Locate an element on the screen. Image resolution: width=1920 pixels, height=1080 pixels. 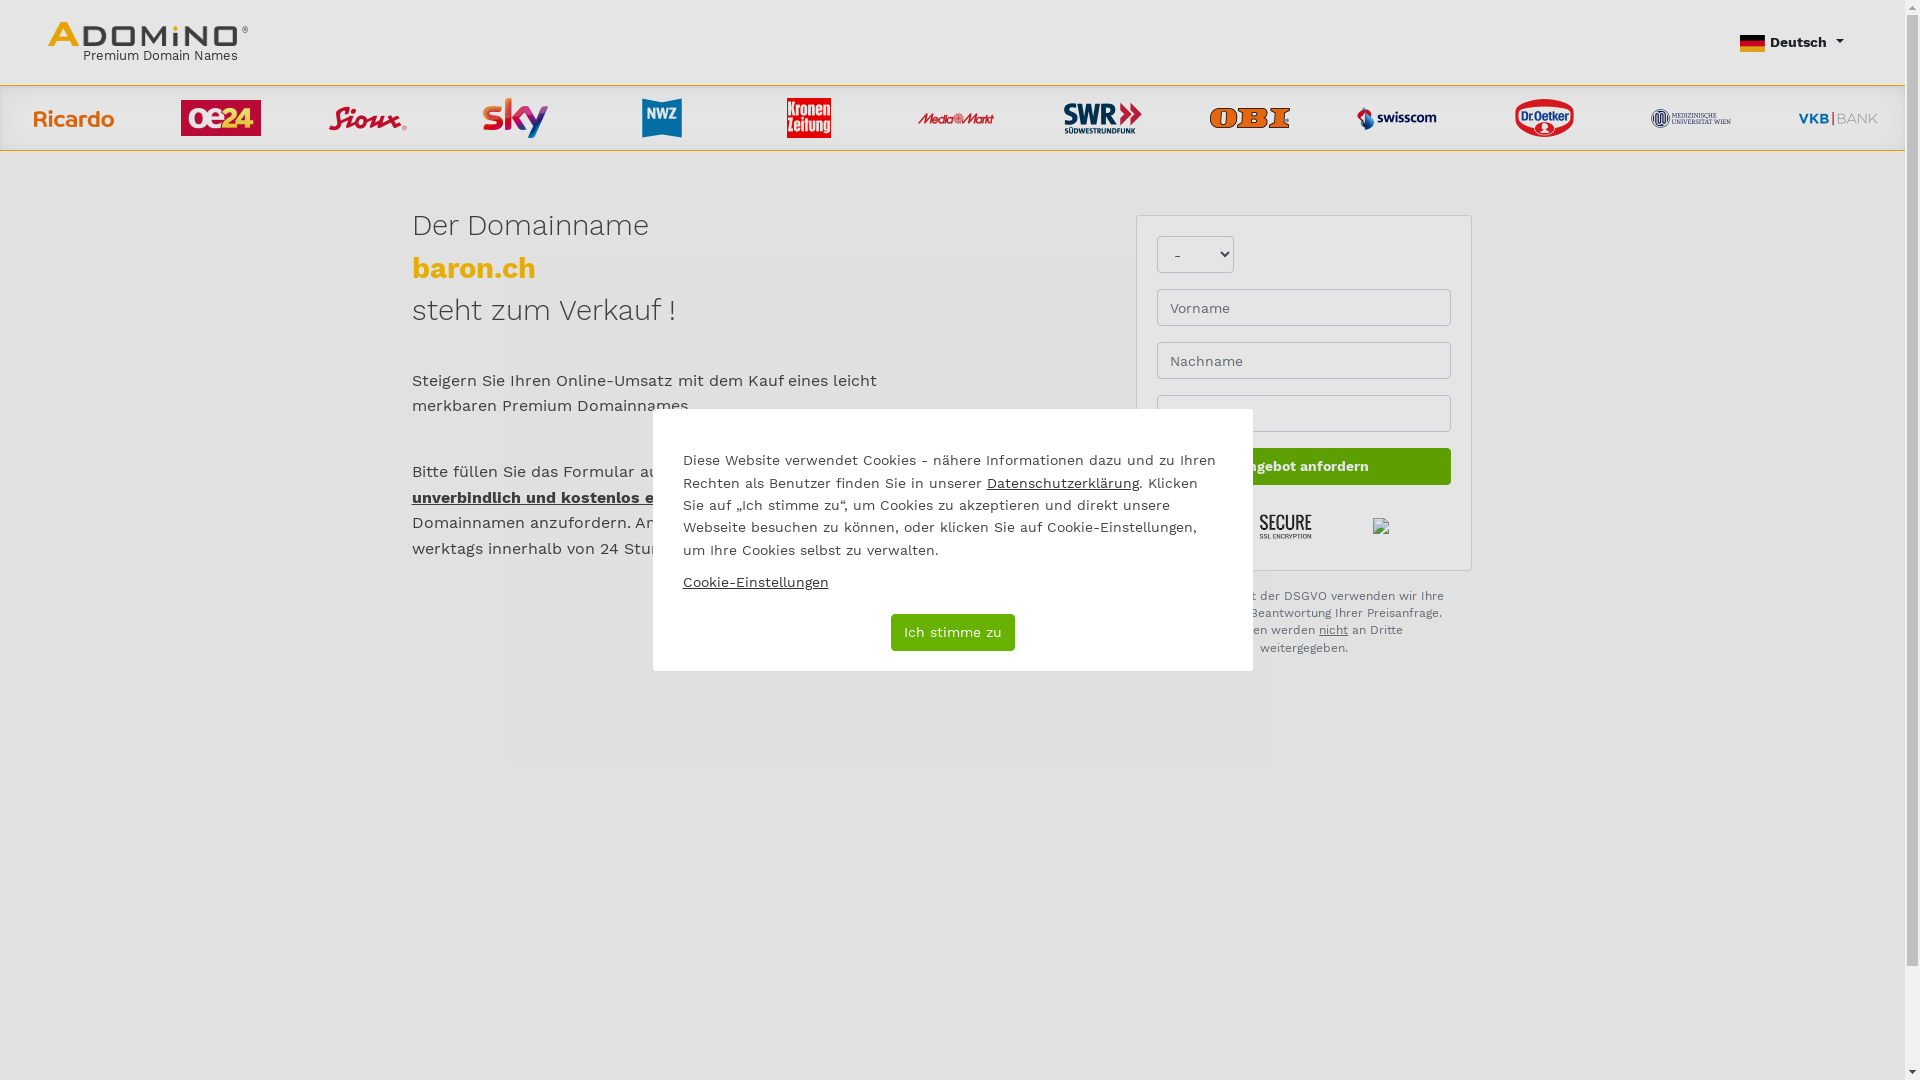
'Cookie-Einstellungen' is located at coordinates (753, 582).